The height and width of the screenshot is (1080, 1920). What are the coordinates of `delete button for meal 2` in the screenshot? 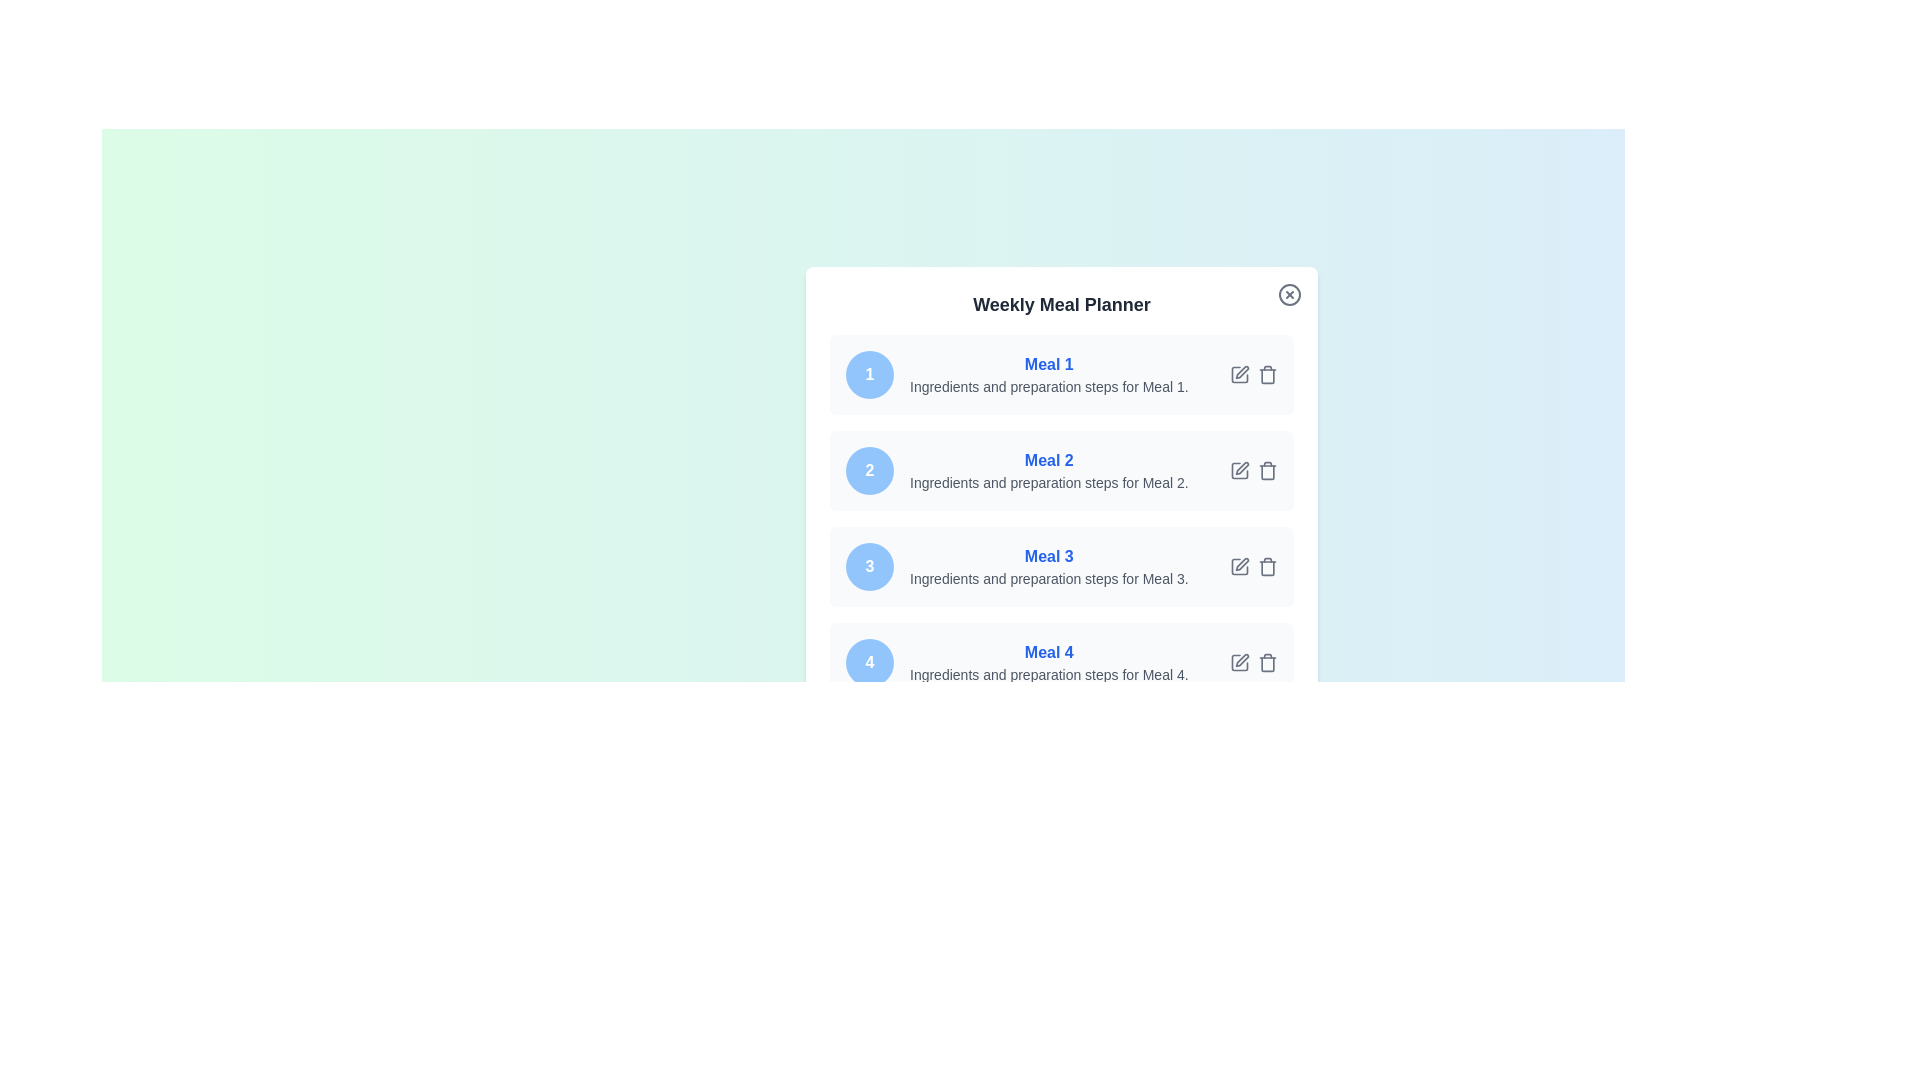 It's located at (1266, 470).